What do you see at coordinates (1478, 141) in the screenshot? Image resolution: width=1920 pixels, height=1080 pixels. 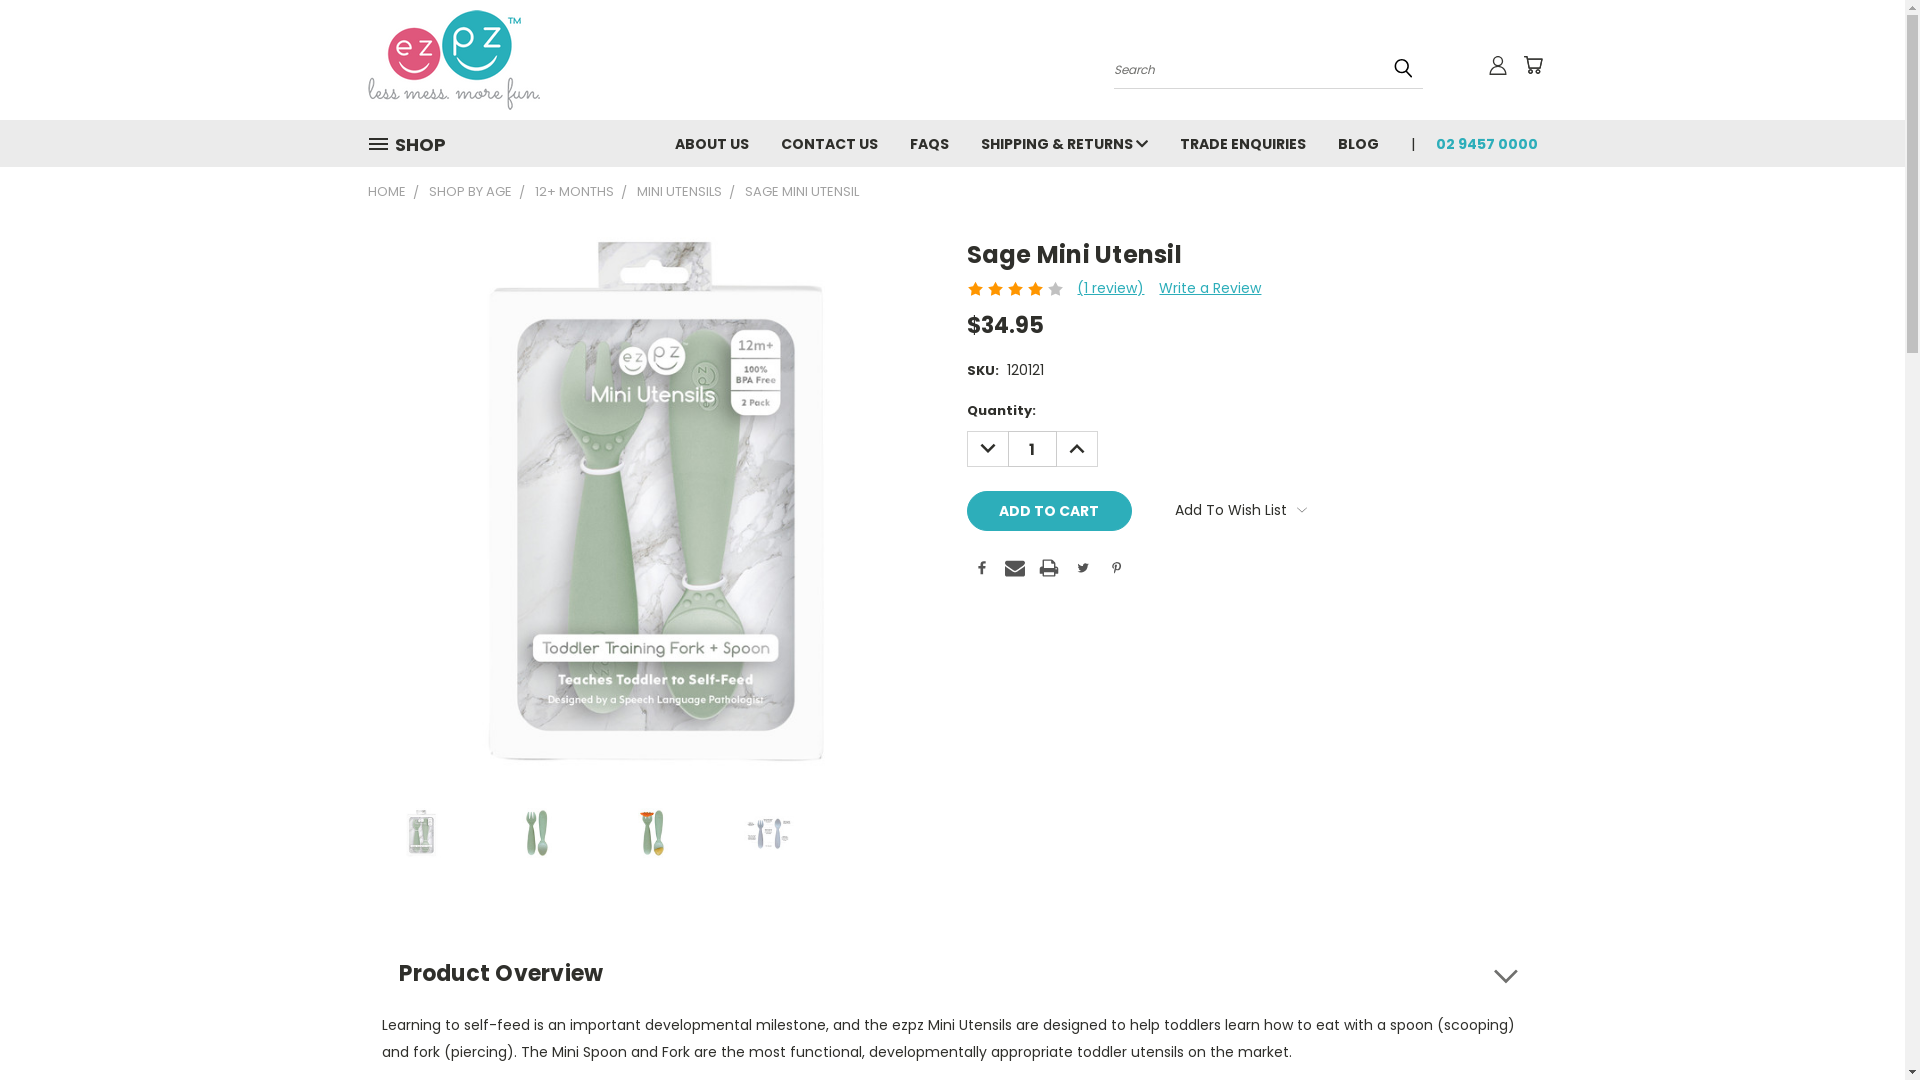 I see `'02 9457 0000'` at bounding box center [1478, 141].